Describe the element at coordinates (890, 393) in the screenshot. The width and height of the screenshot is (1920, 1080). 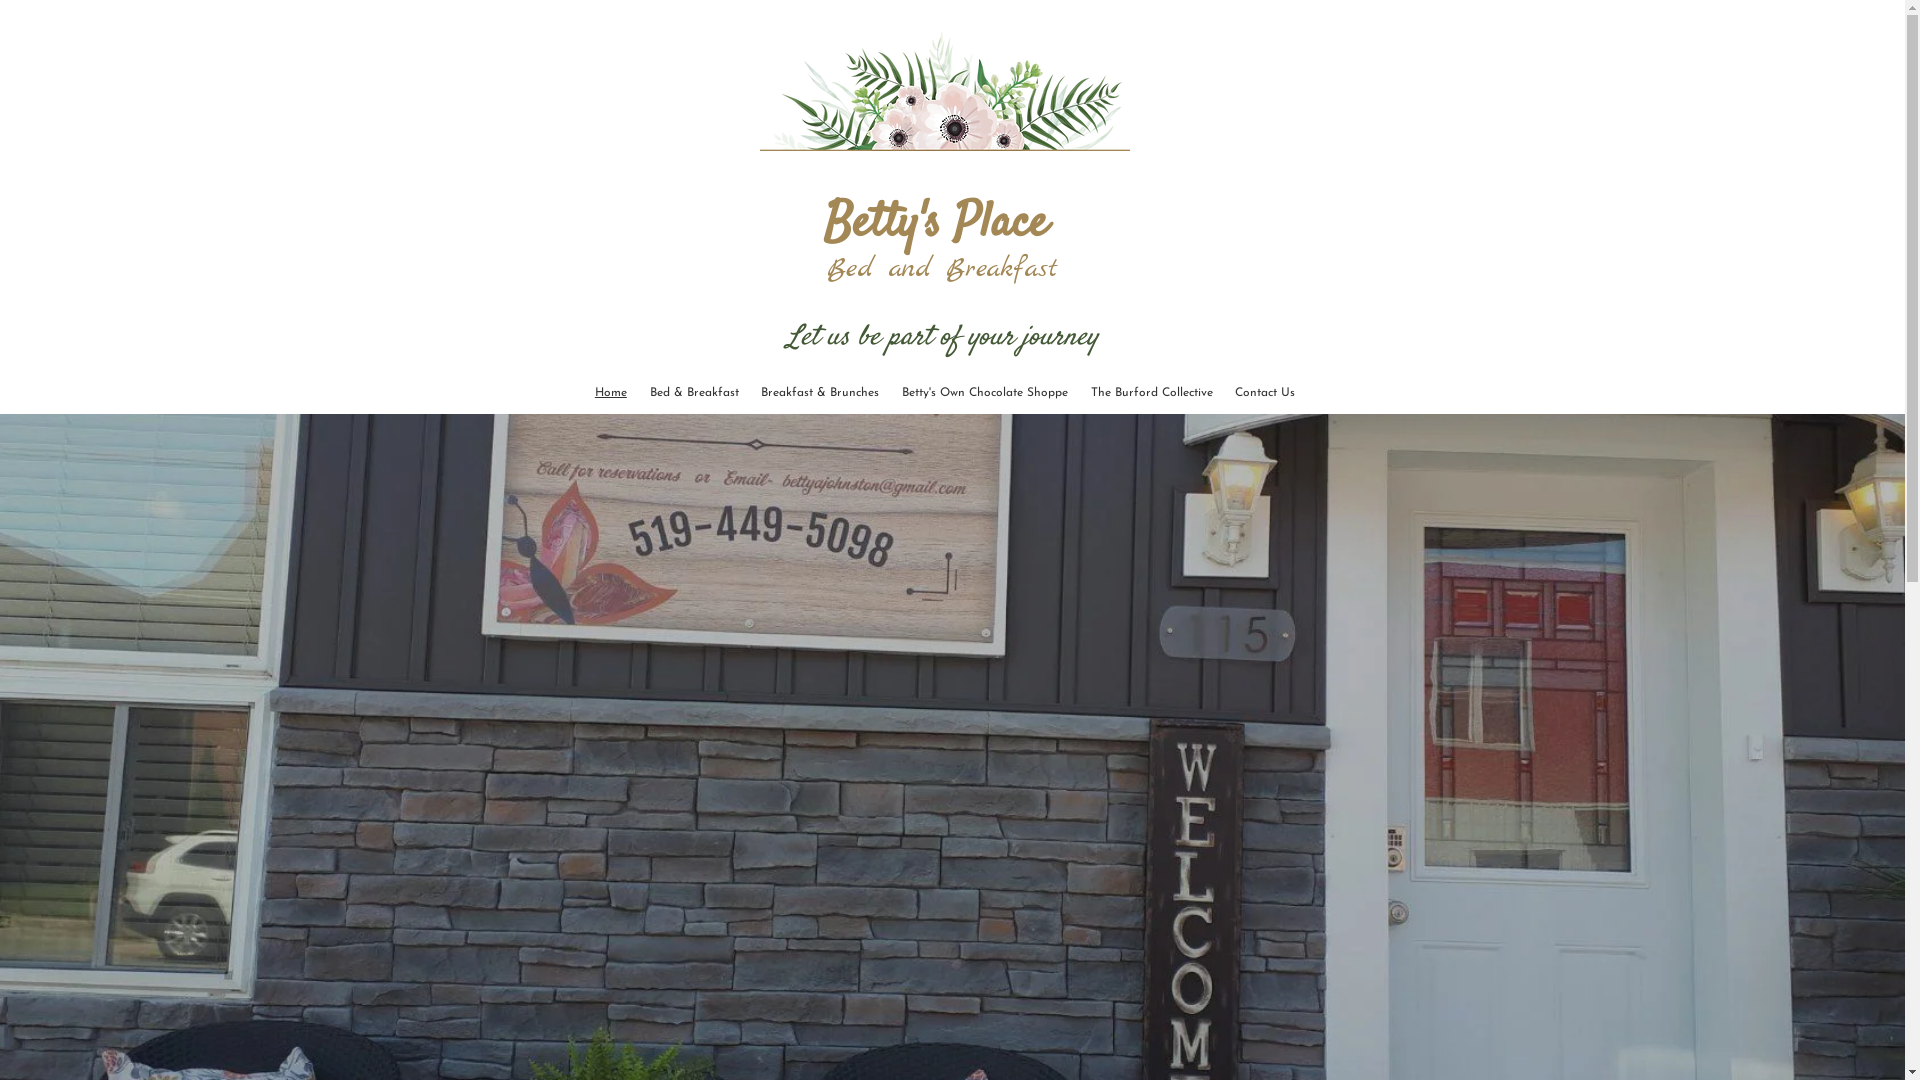
I see `'Betty's Own Chocolate Shoppe'` at that location.